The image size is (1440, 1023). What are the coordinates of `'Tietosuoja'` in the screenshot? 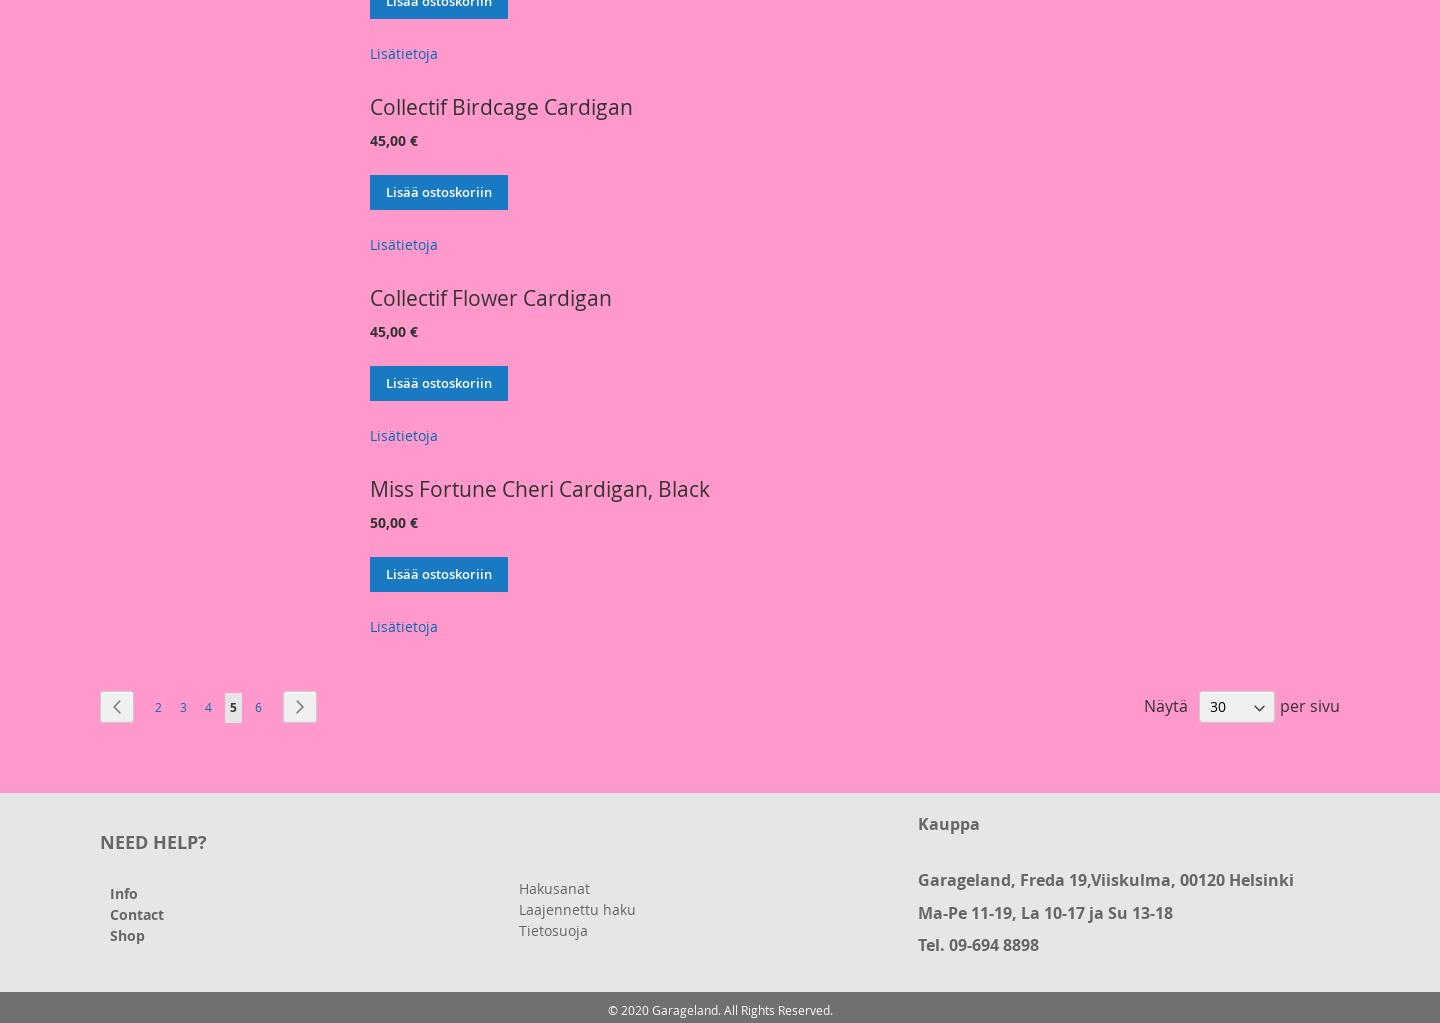 It's located at (553, 929).